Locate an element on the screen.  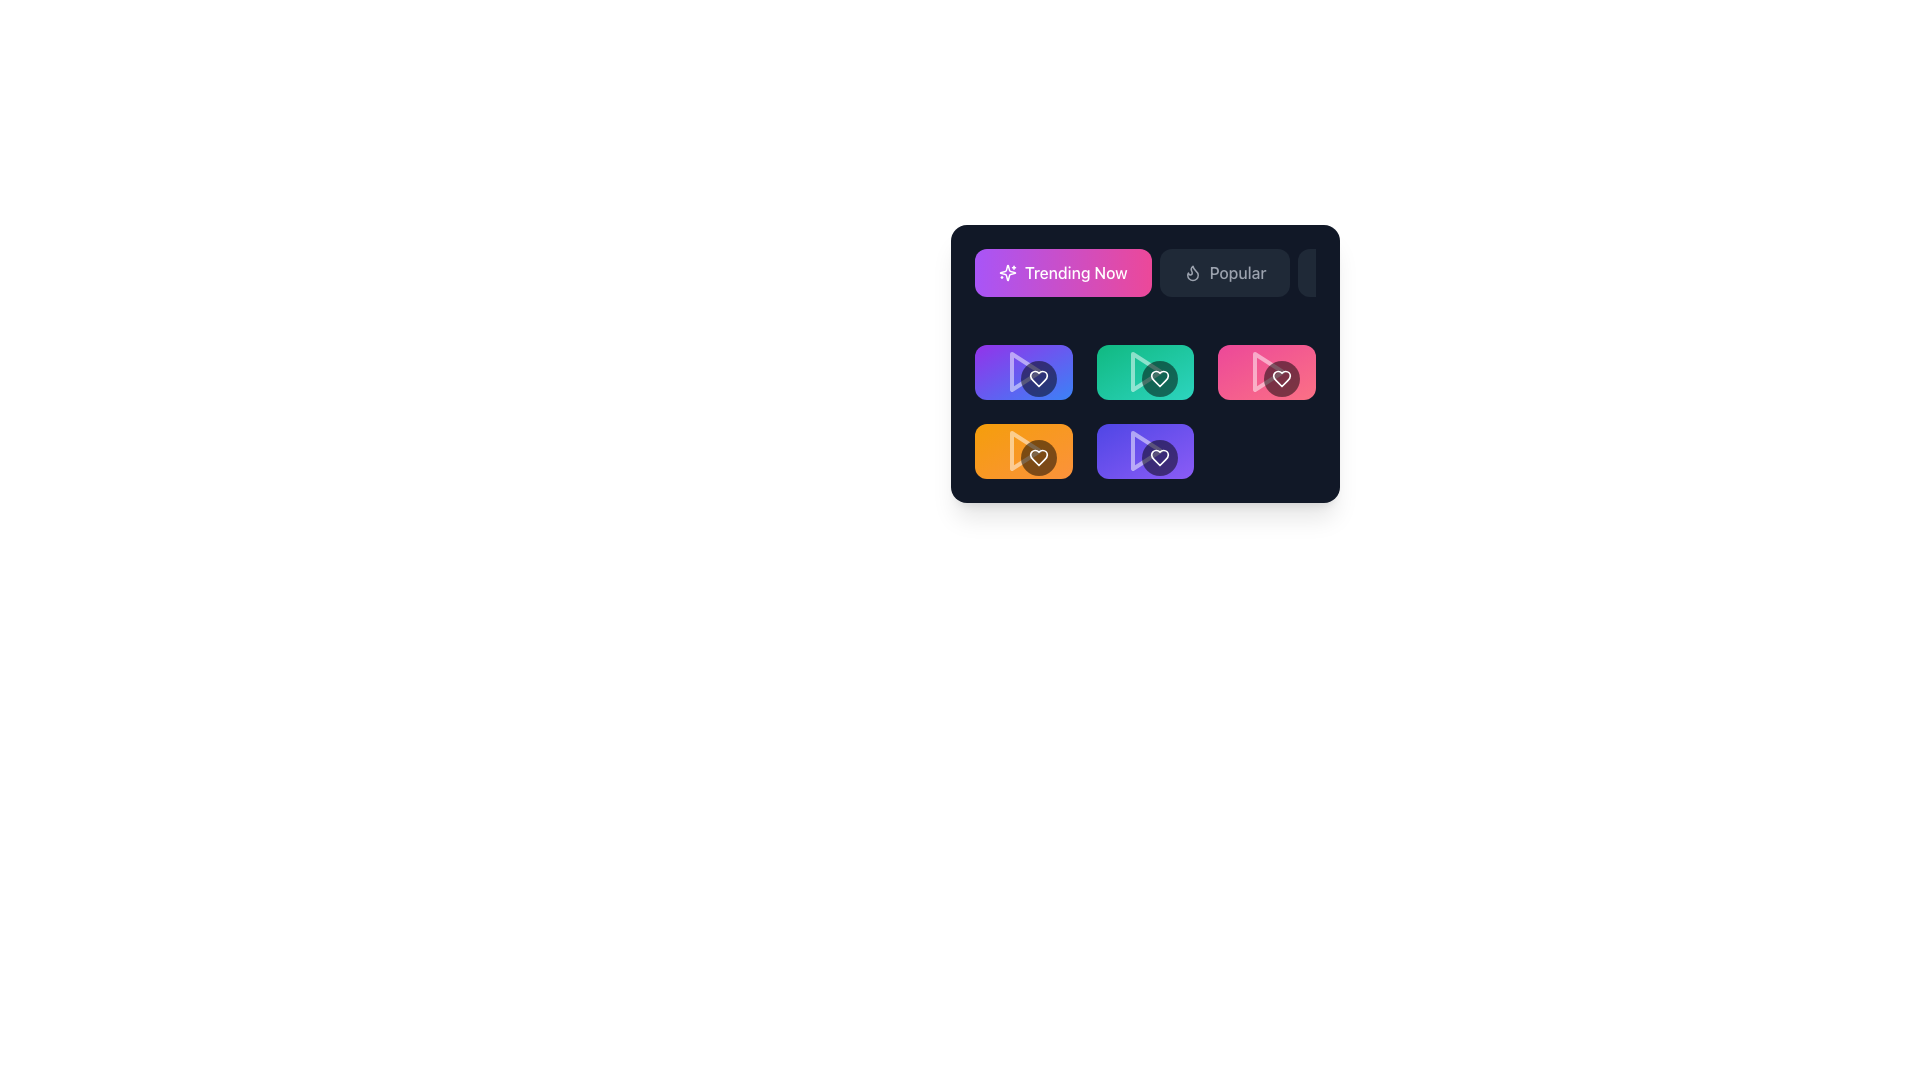
the Interactive Button with a greenish background featuring a play icon and a heart icon, located in the second row of a grid layout below the top bar with 'Trending Now' and 'Popular' options is located at coordinates (1145, 363).